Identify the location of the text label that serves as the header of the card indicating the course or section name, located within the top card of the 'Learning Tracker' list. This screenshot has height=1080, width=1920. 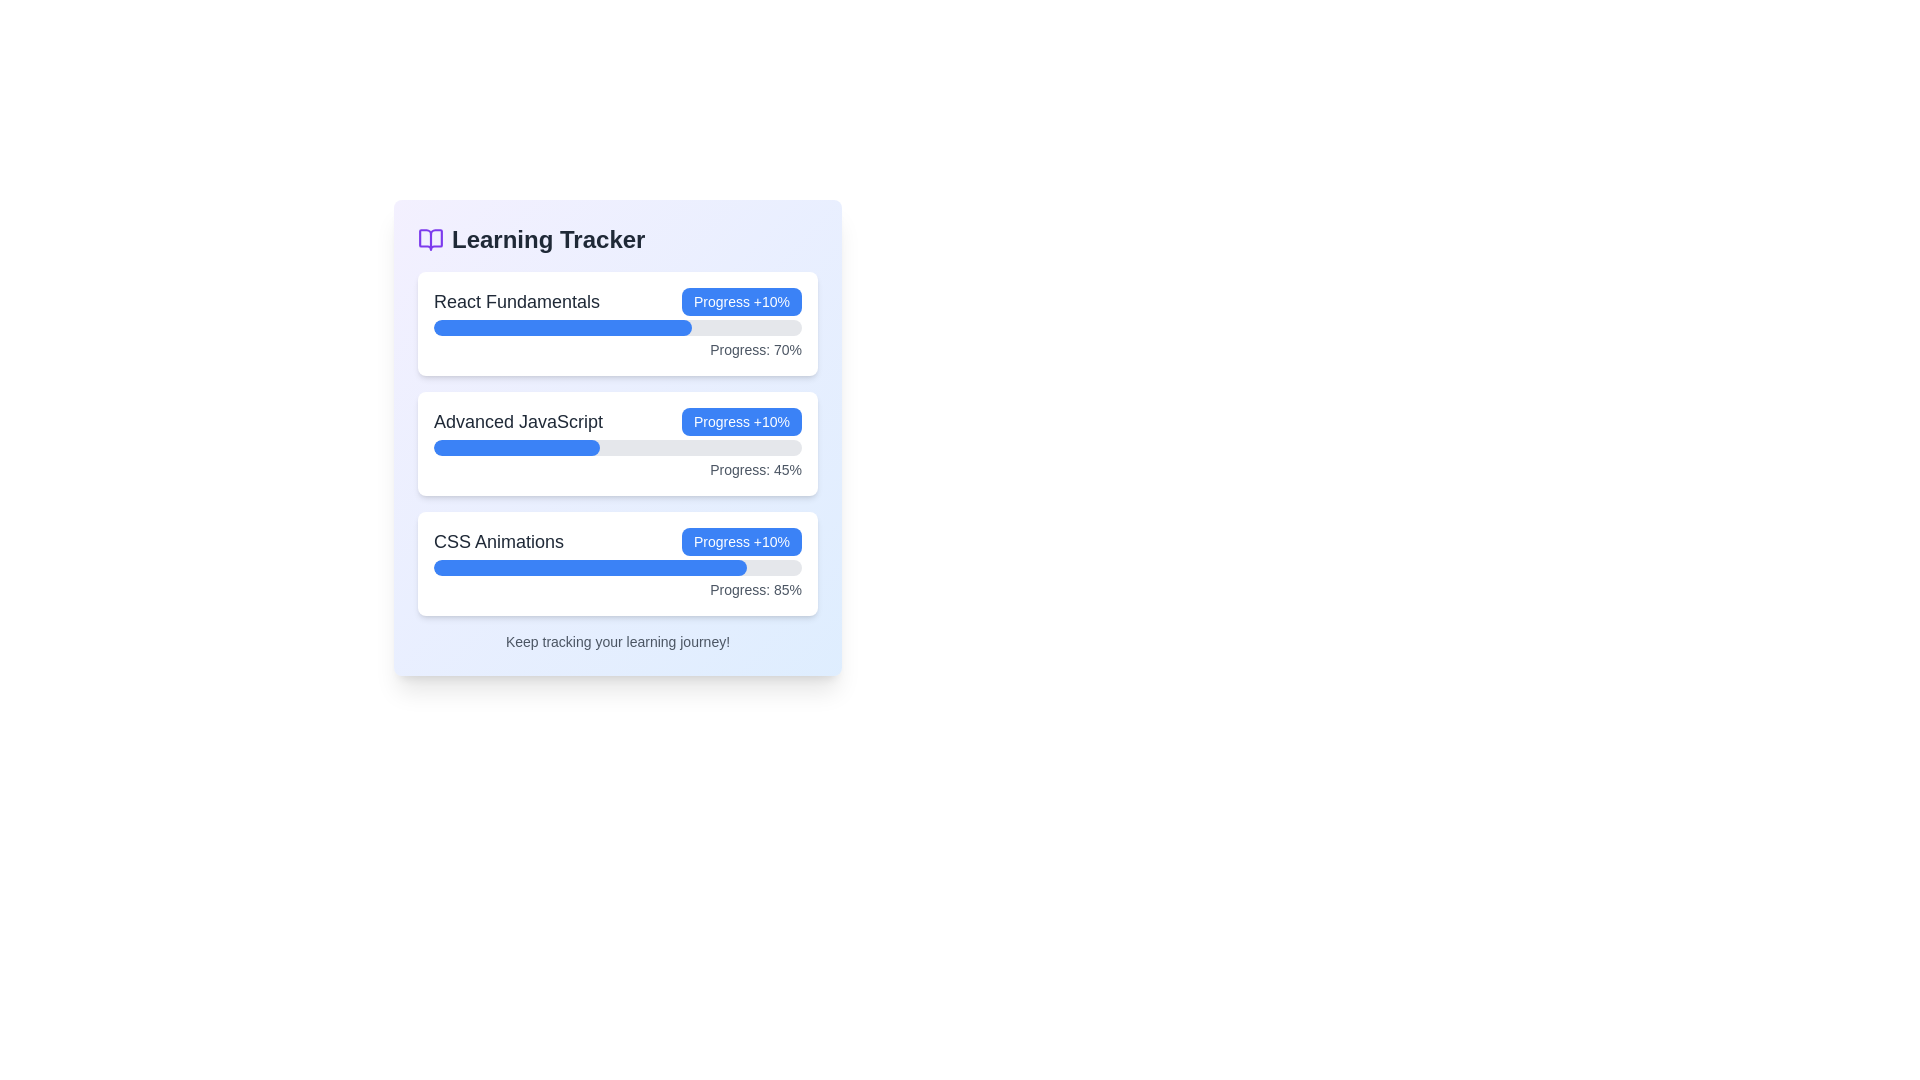
(517, 301).